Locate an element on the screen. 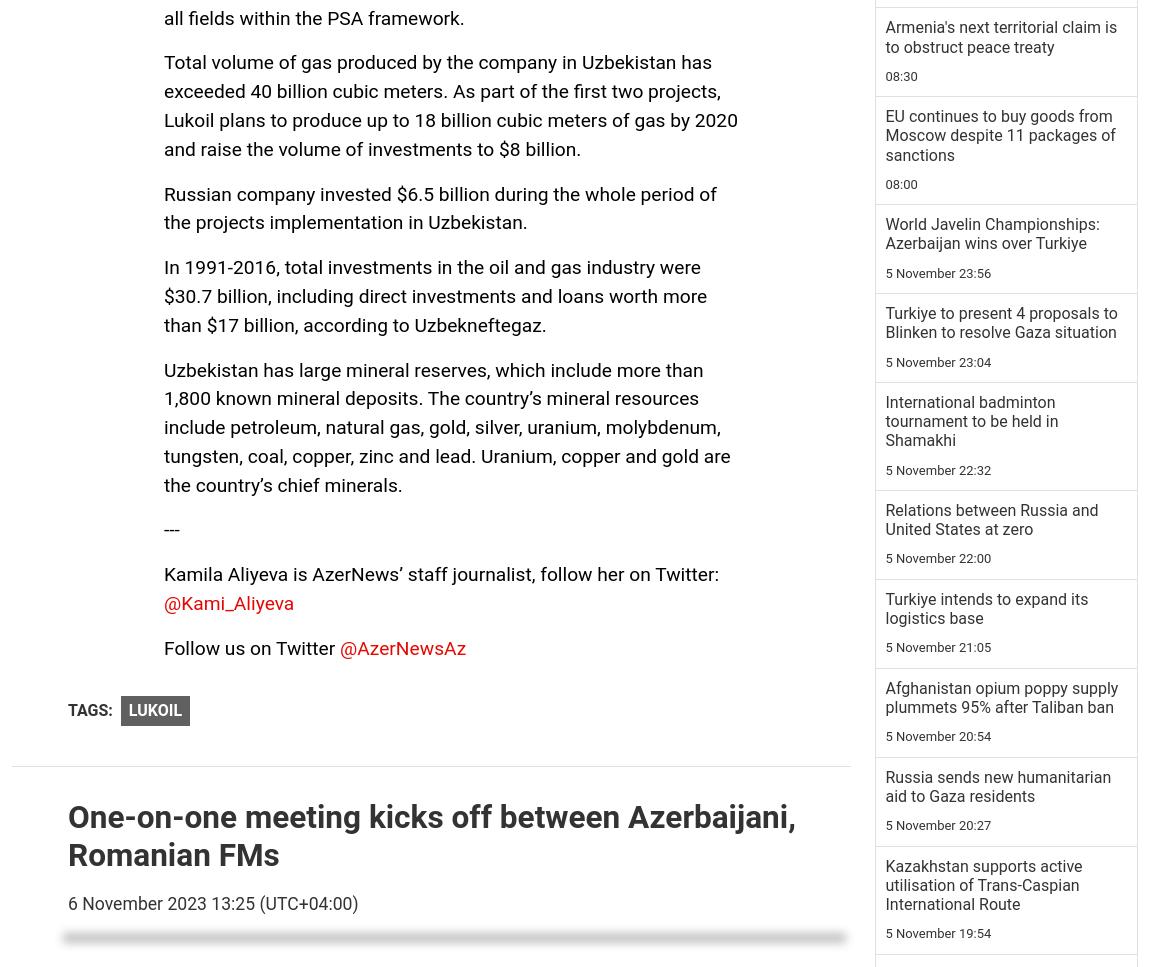  'Mourning ceremonies took place in honour of Martyrs [PHOTOS\VIDEO]' is located at coordinates (885, 305).